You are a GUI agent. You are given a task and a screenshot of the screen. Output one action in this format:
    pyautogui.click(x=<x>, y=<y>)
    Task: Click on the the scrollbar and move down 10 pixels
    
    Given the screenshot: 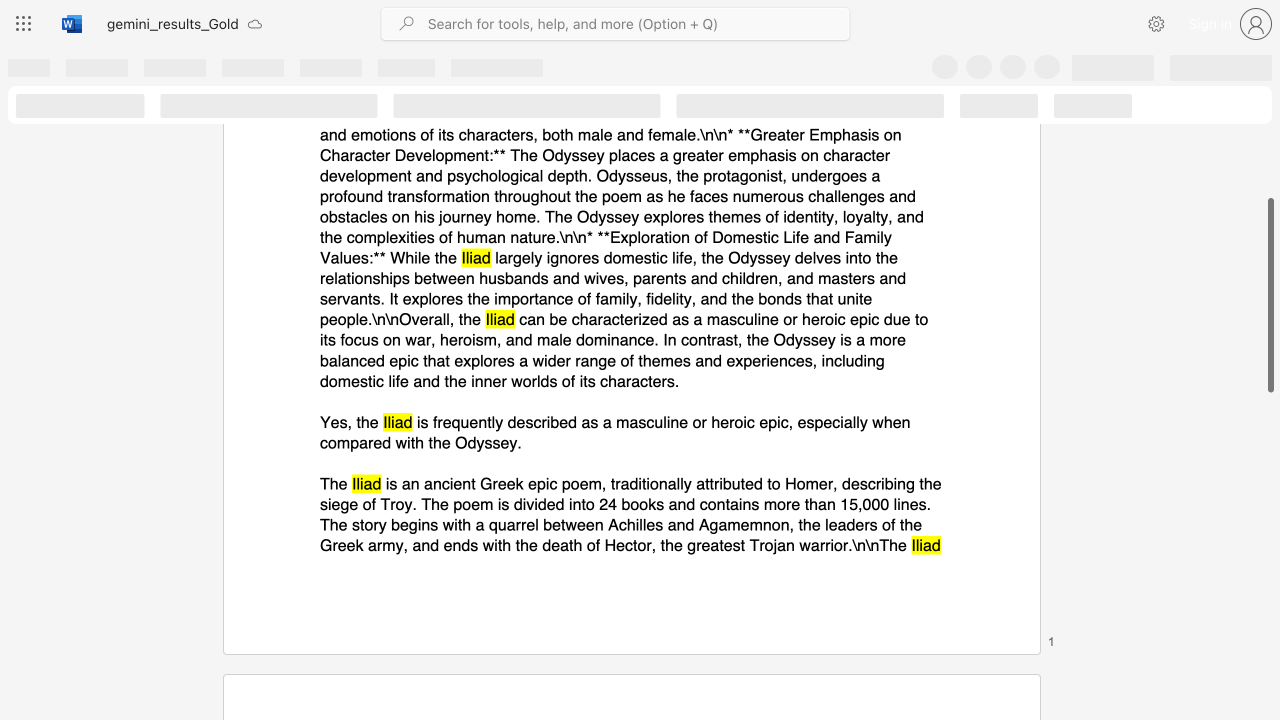 What is the action you would take?
    pyautogui.click(x=1269, y=295)
    